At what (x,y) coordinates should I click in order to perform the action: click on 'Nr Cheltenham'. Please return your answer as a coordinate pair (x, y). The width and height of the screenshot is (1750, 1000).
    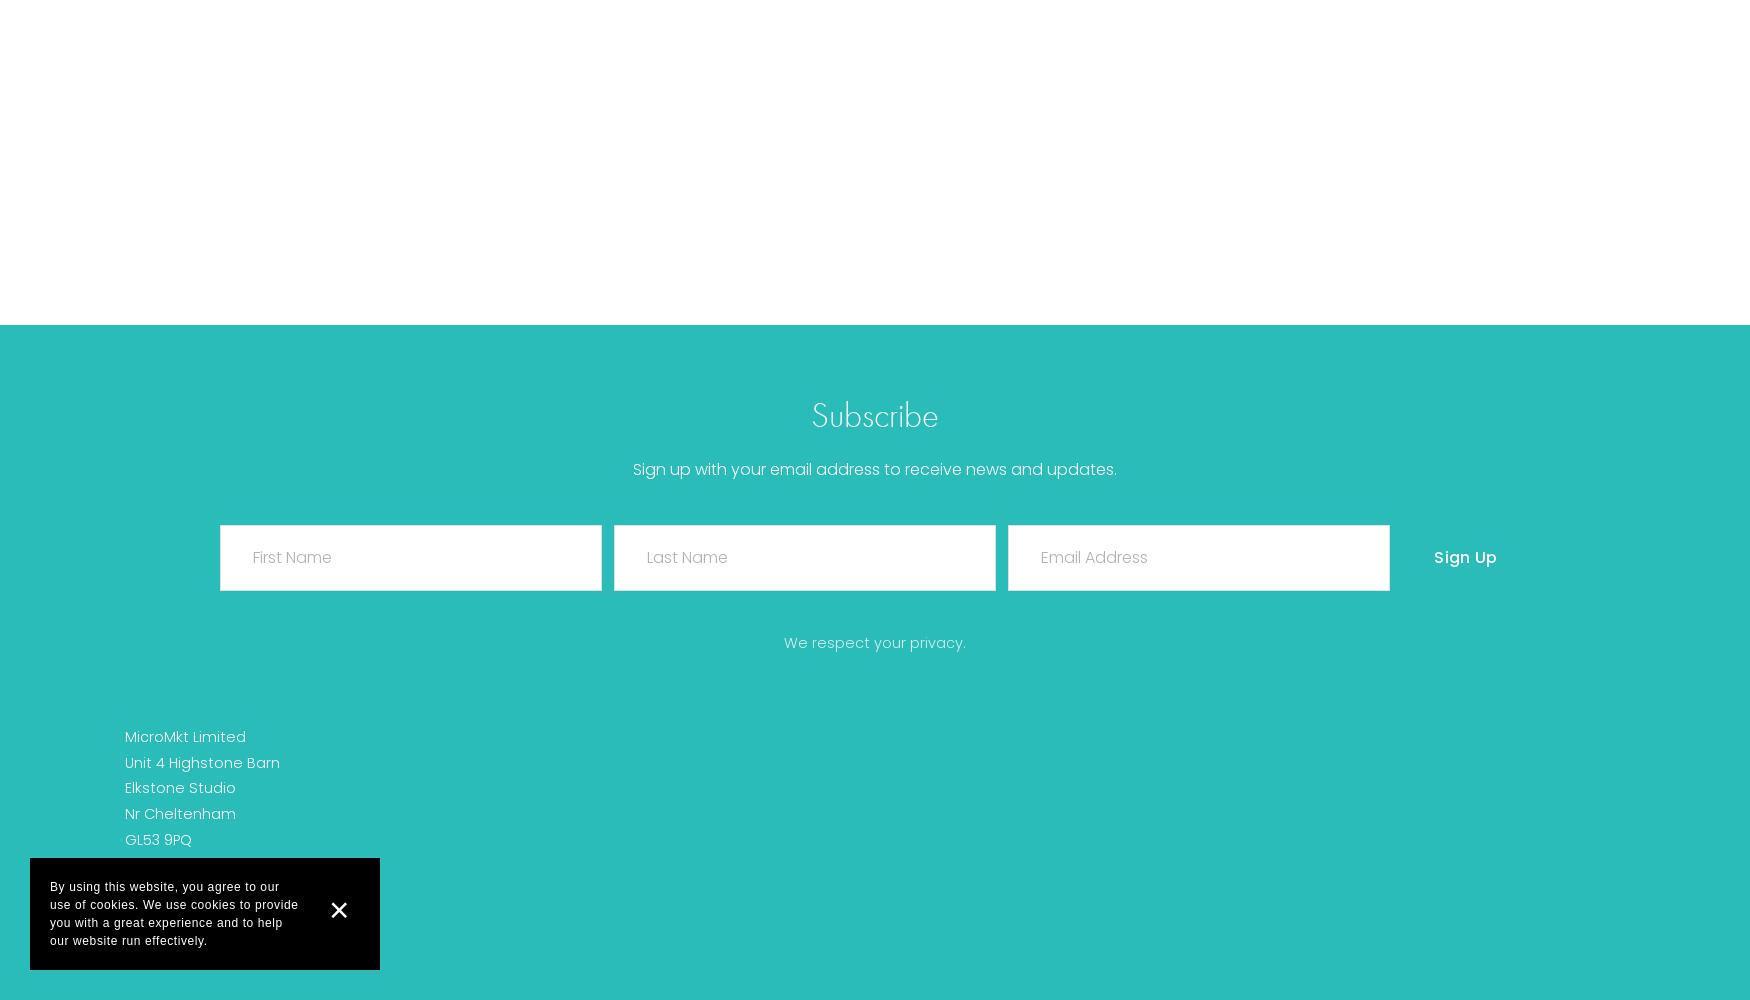
    Looking at the image, I should click on (179, 813).